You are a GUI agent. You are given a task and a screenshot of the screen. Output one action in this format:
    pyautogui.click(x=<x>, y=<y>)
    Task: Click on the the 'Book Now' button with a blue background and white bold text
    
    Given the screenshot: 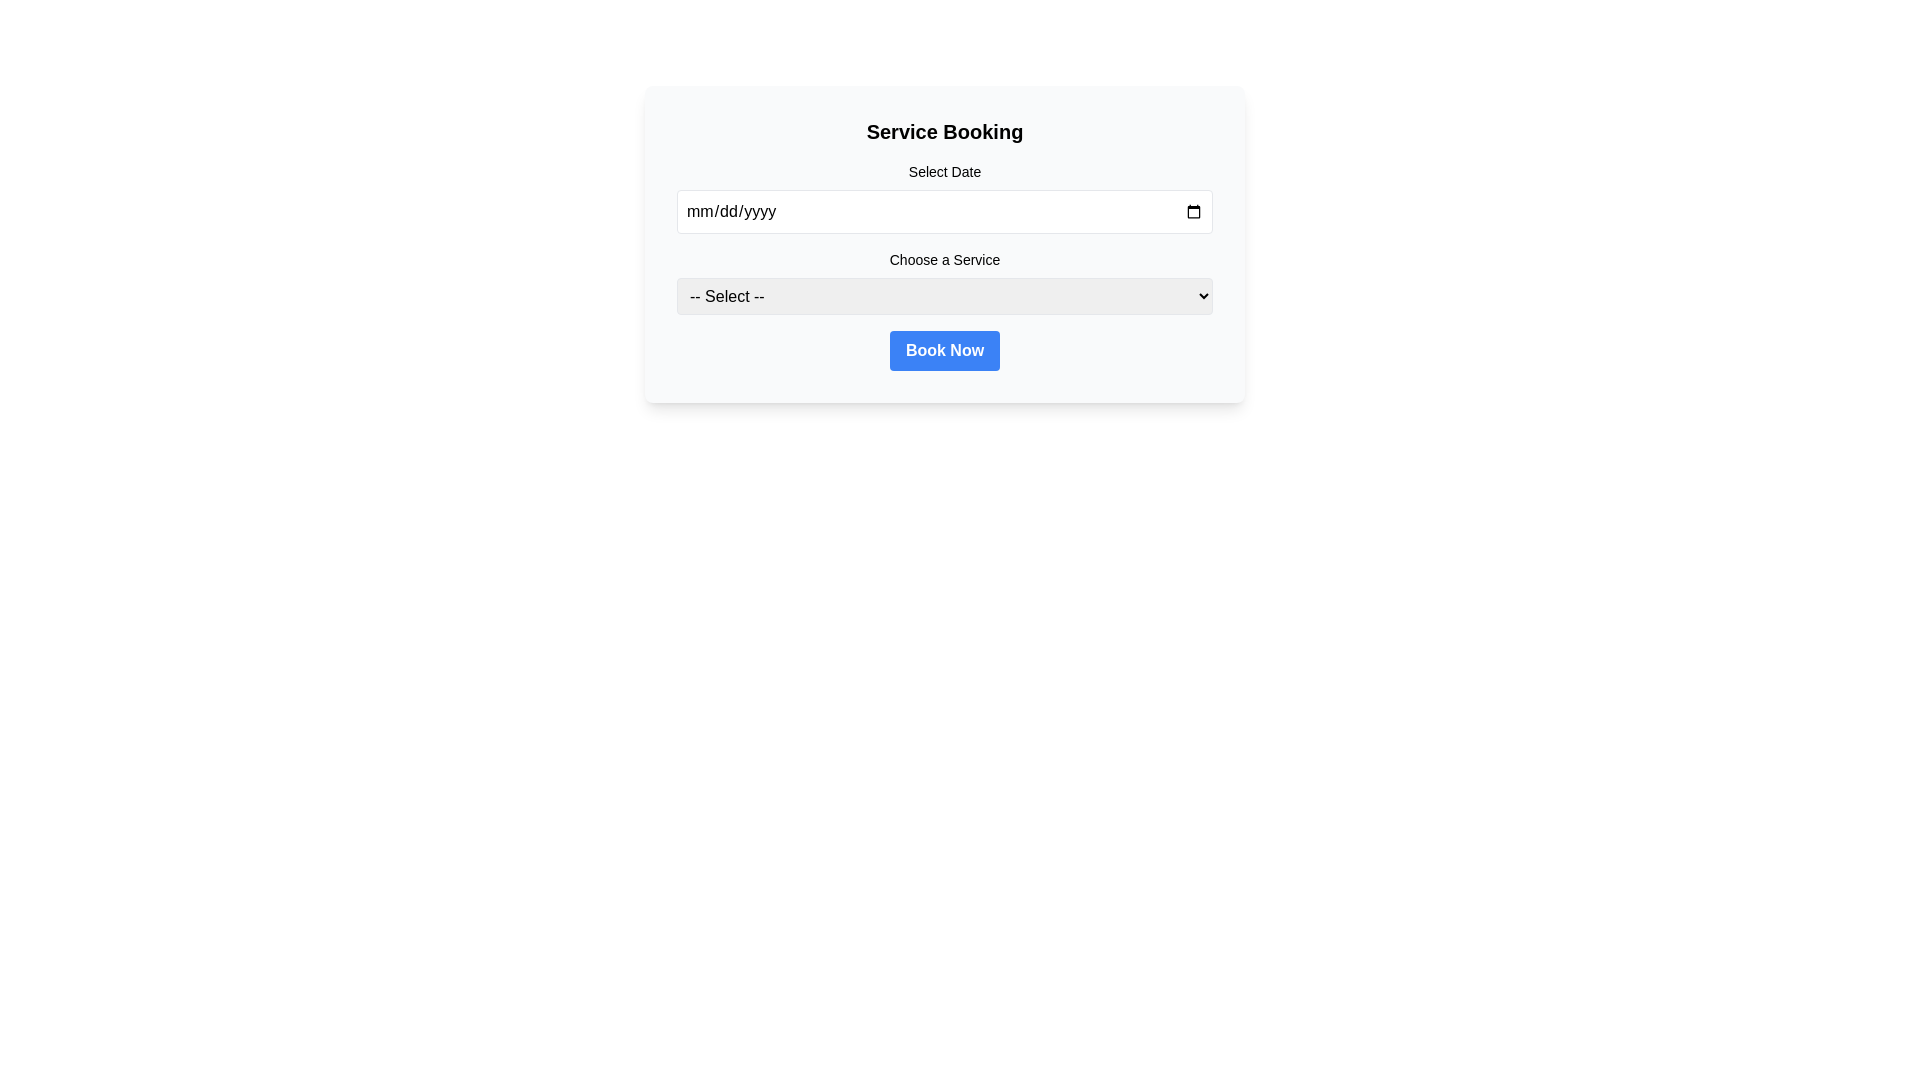 What is the action you would take?
    pyautogui.click(x=944, y=350)
    